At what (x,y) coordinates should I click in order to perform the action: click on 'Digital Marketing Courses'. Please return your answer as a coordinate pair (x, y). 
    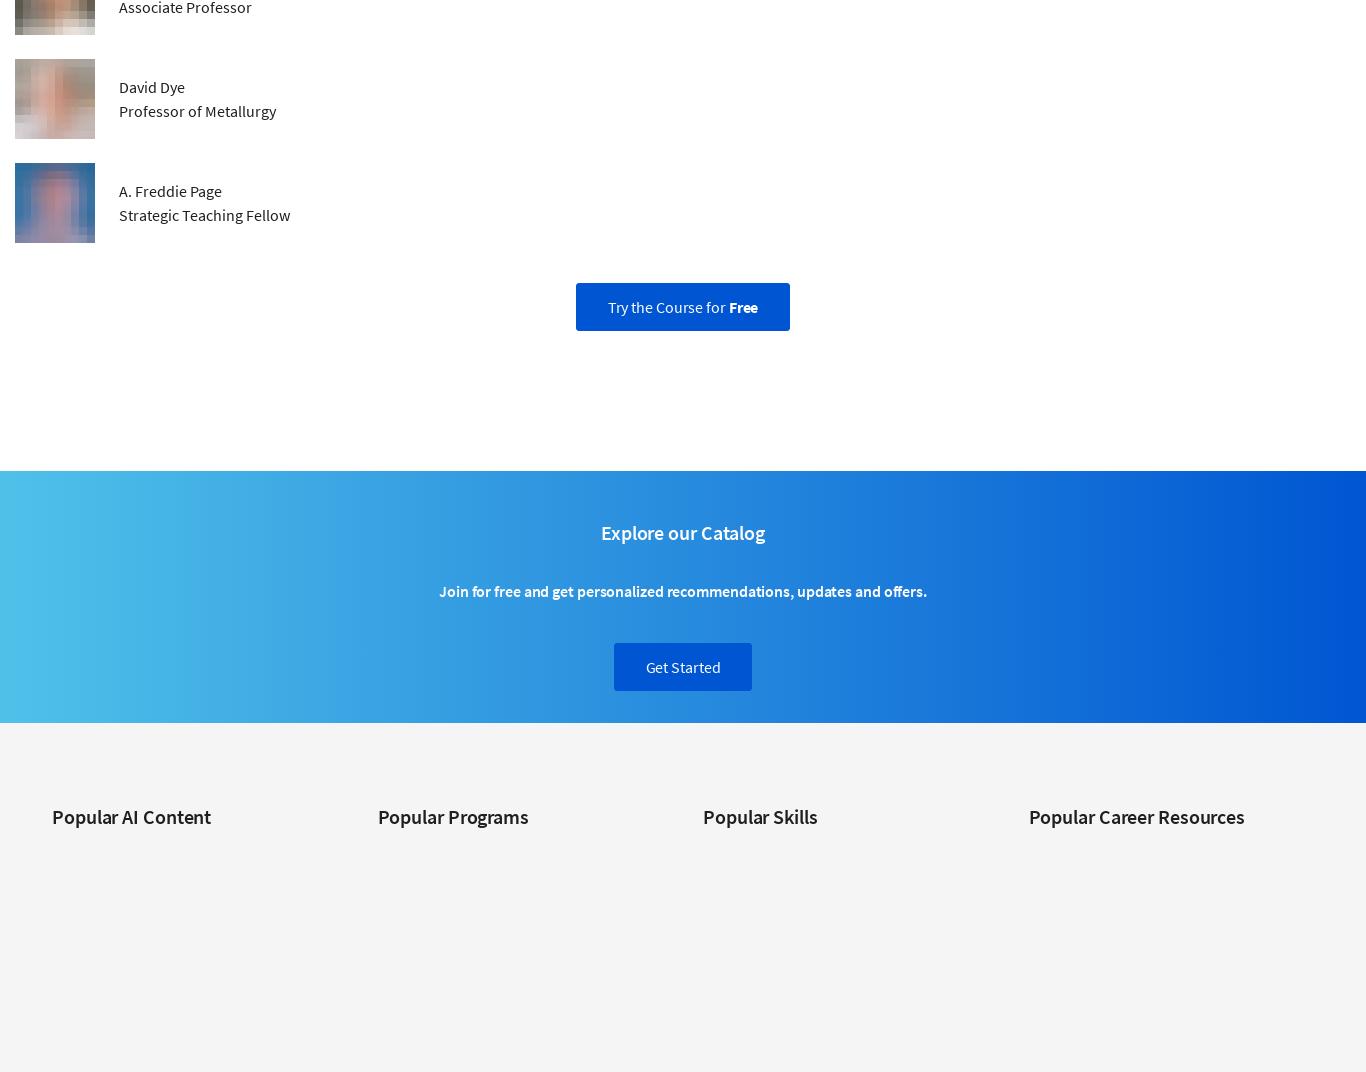
    Looking at the image, I should click on (778, 940).